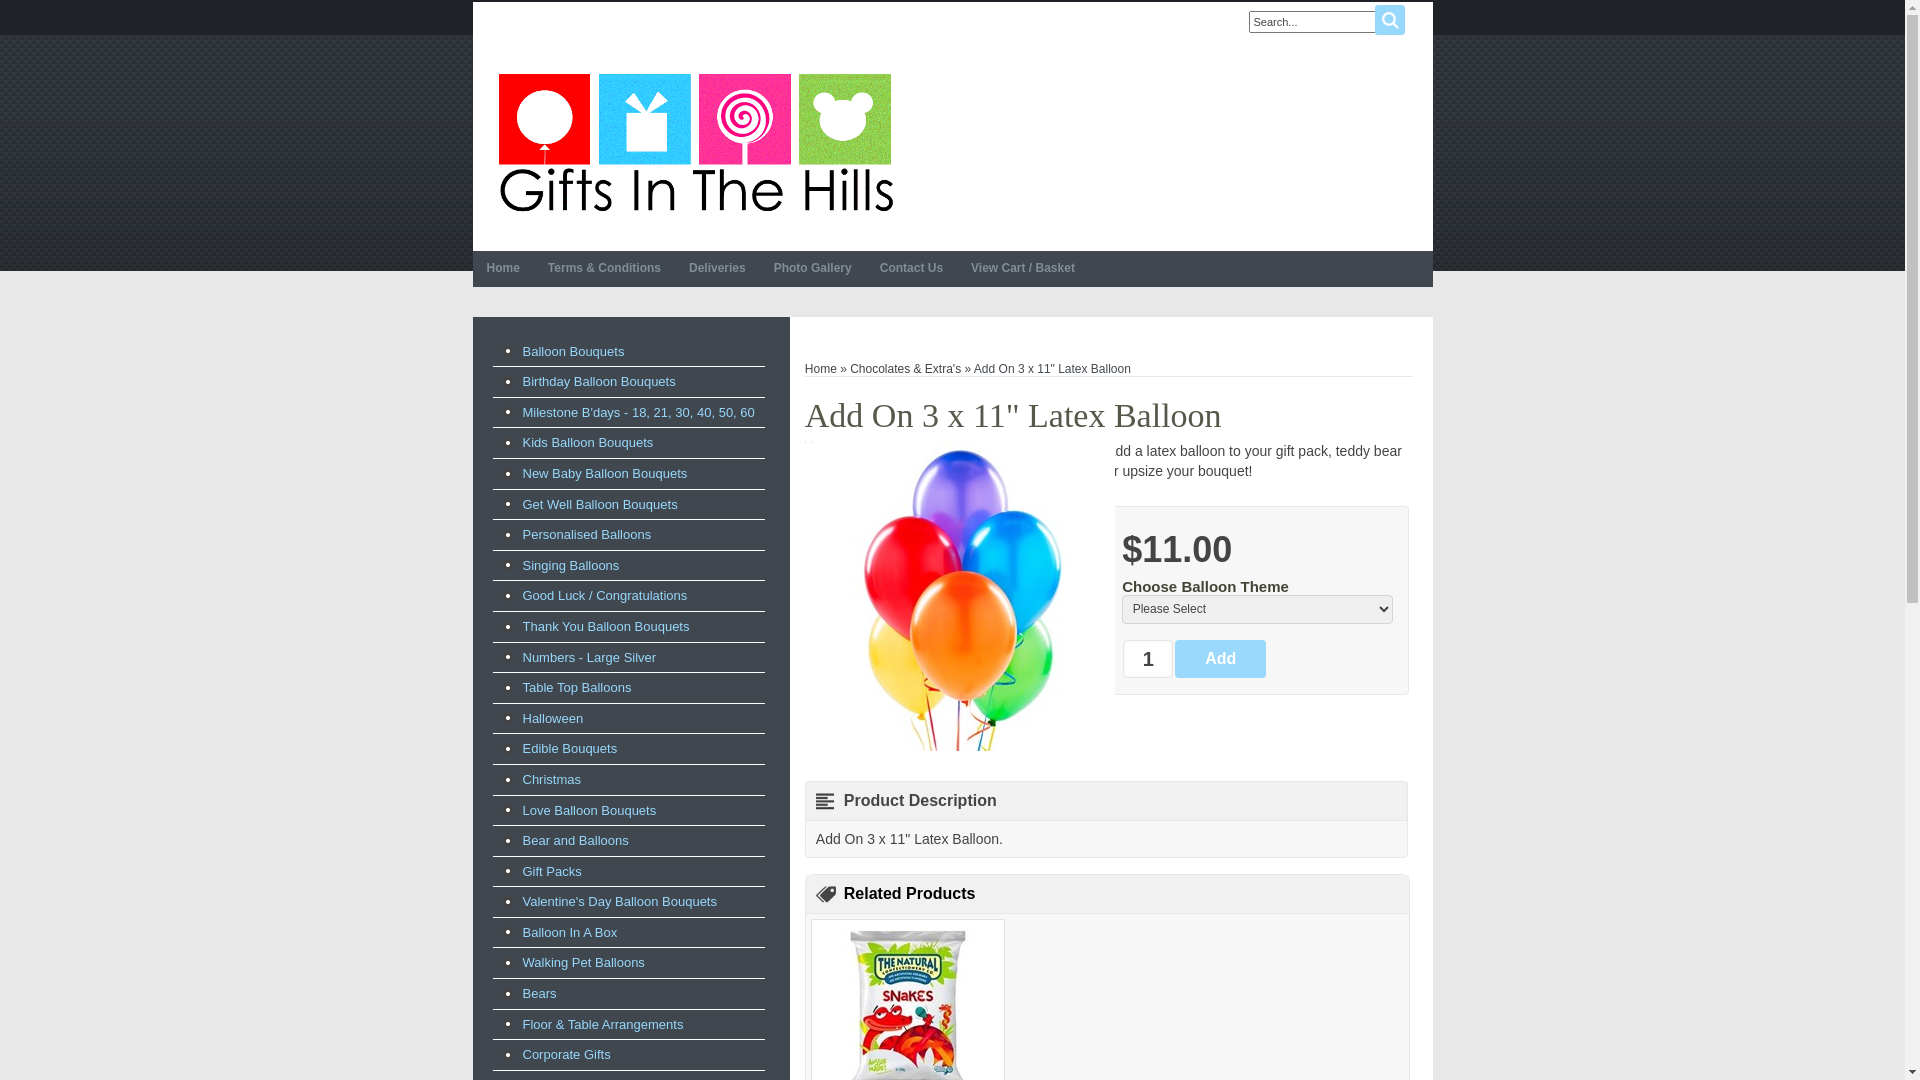 This screenshot has width=1920, height=1080. What do you see at coordinates (627, 686) in the screenshot?
I see `'Table Top Balloons'` at bounding box center [627, 686].